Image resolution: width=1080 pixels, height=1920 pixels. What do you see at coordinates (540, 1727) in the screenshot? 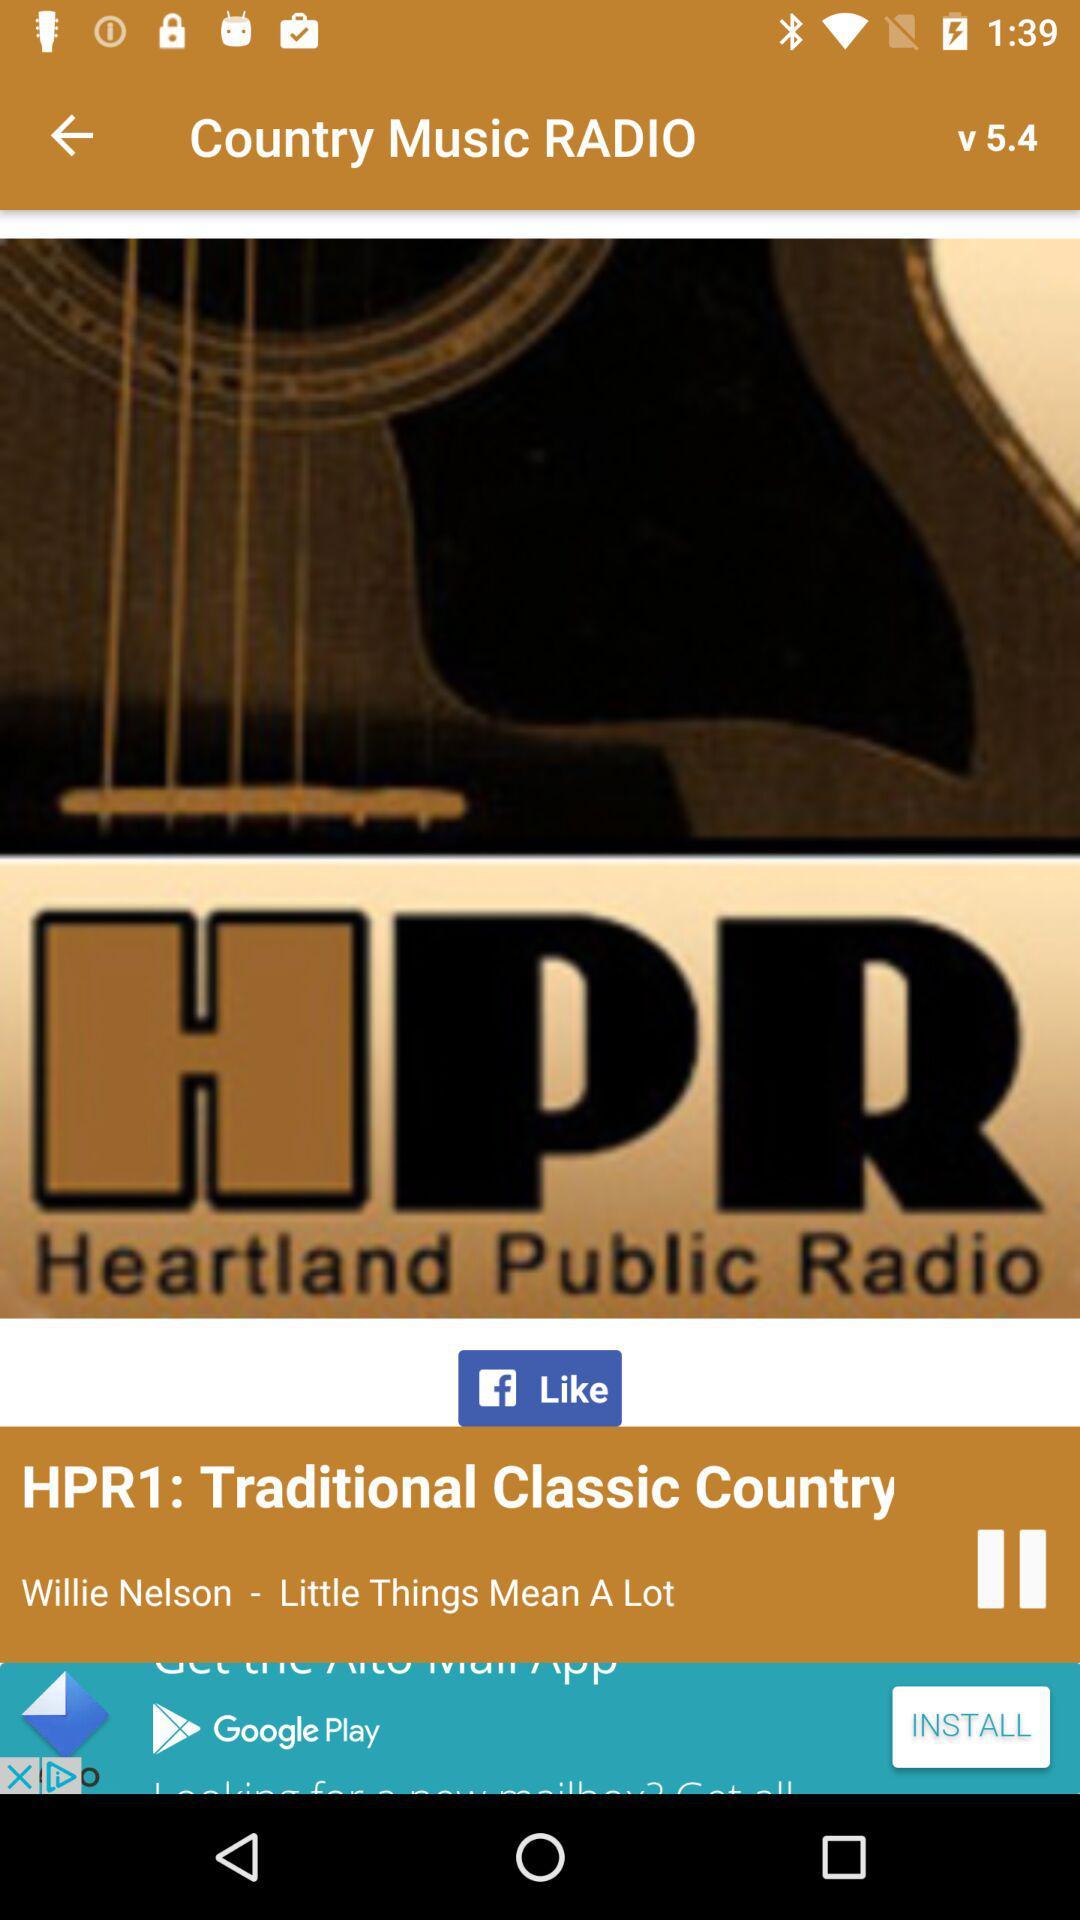
I see `advertisement` at bounding box center [540, 1727].